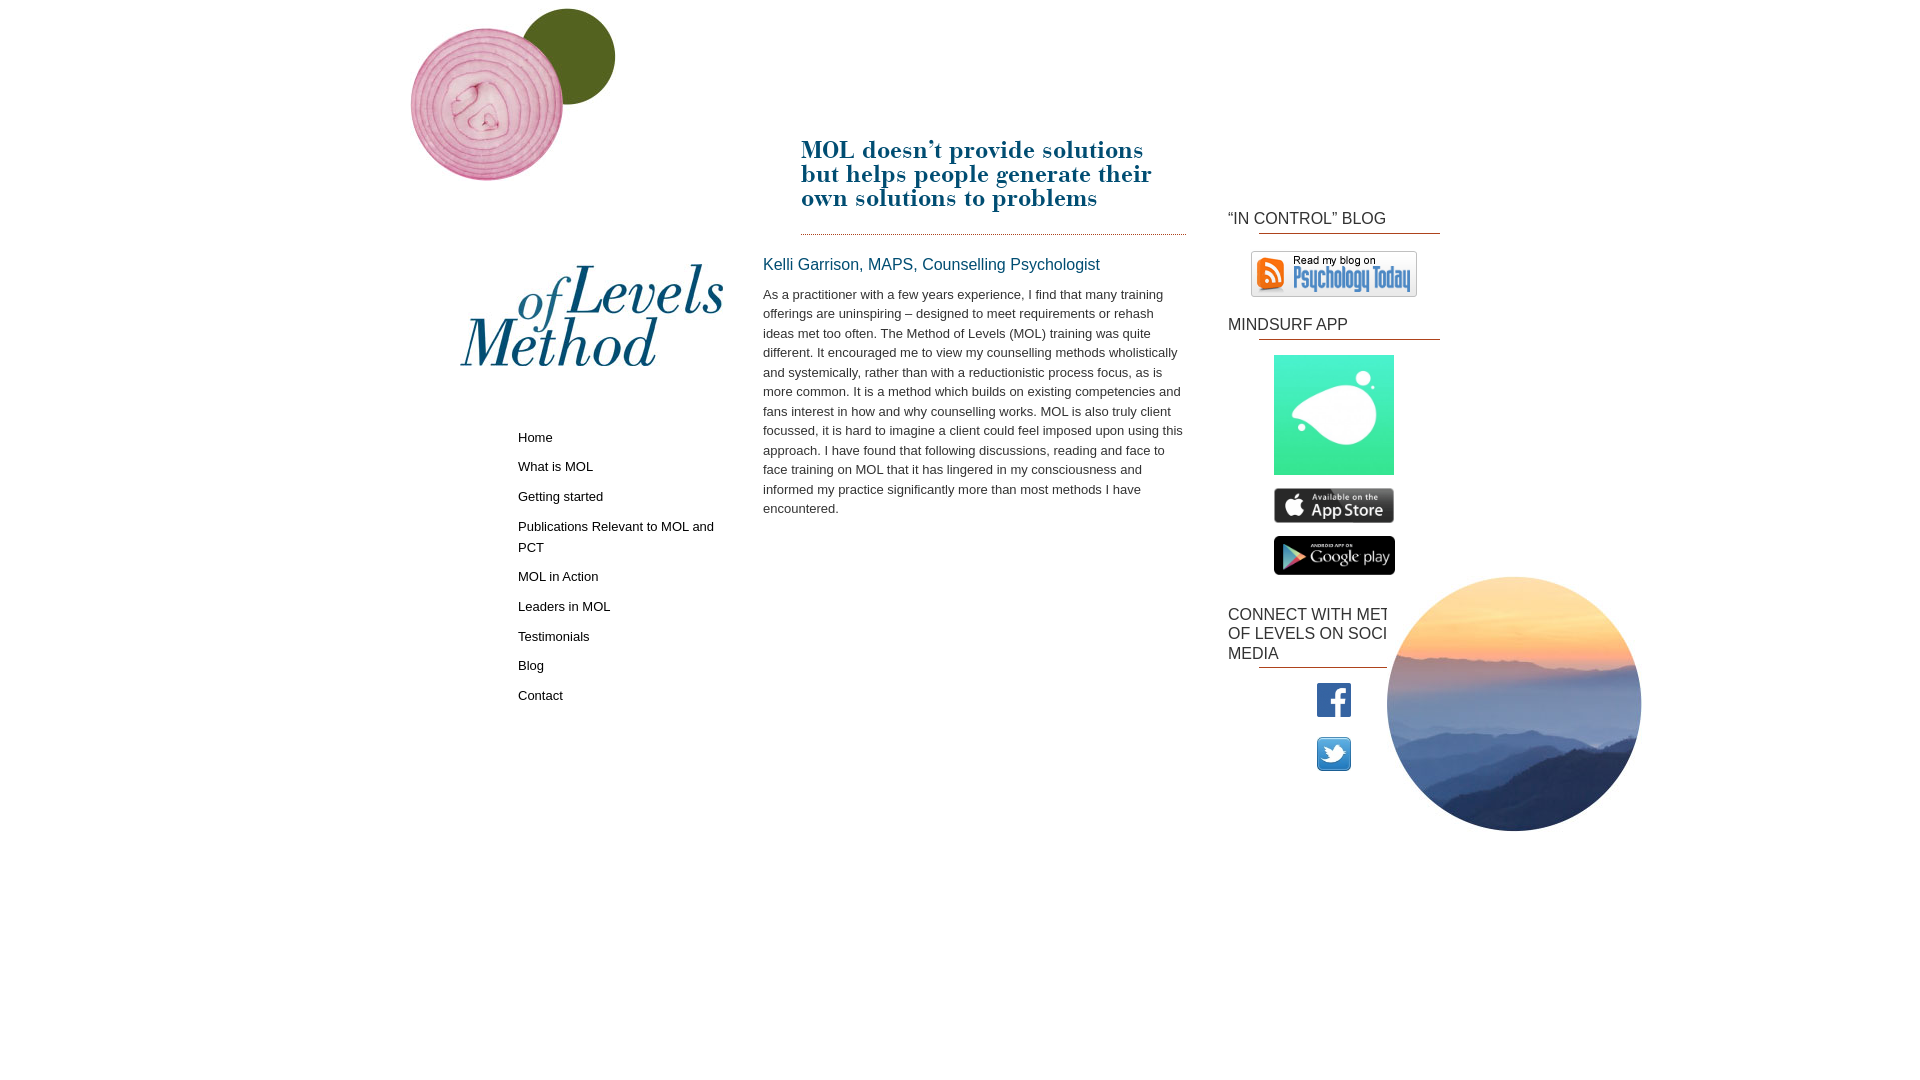  I want to click on 'Publications Relevant to MOL and PCT', so click(619, 534).